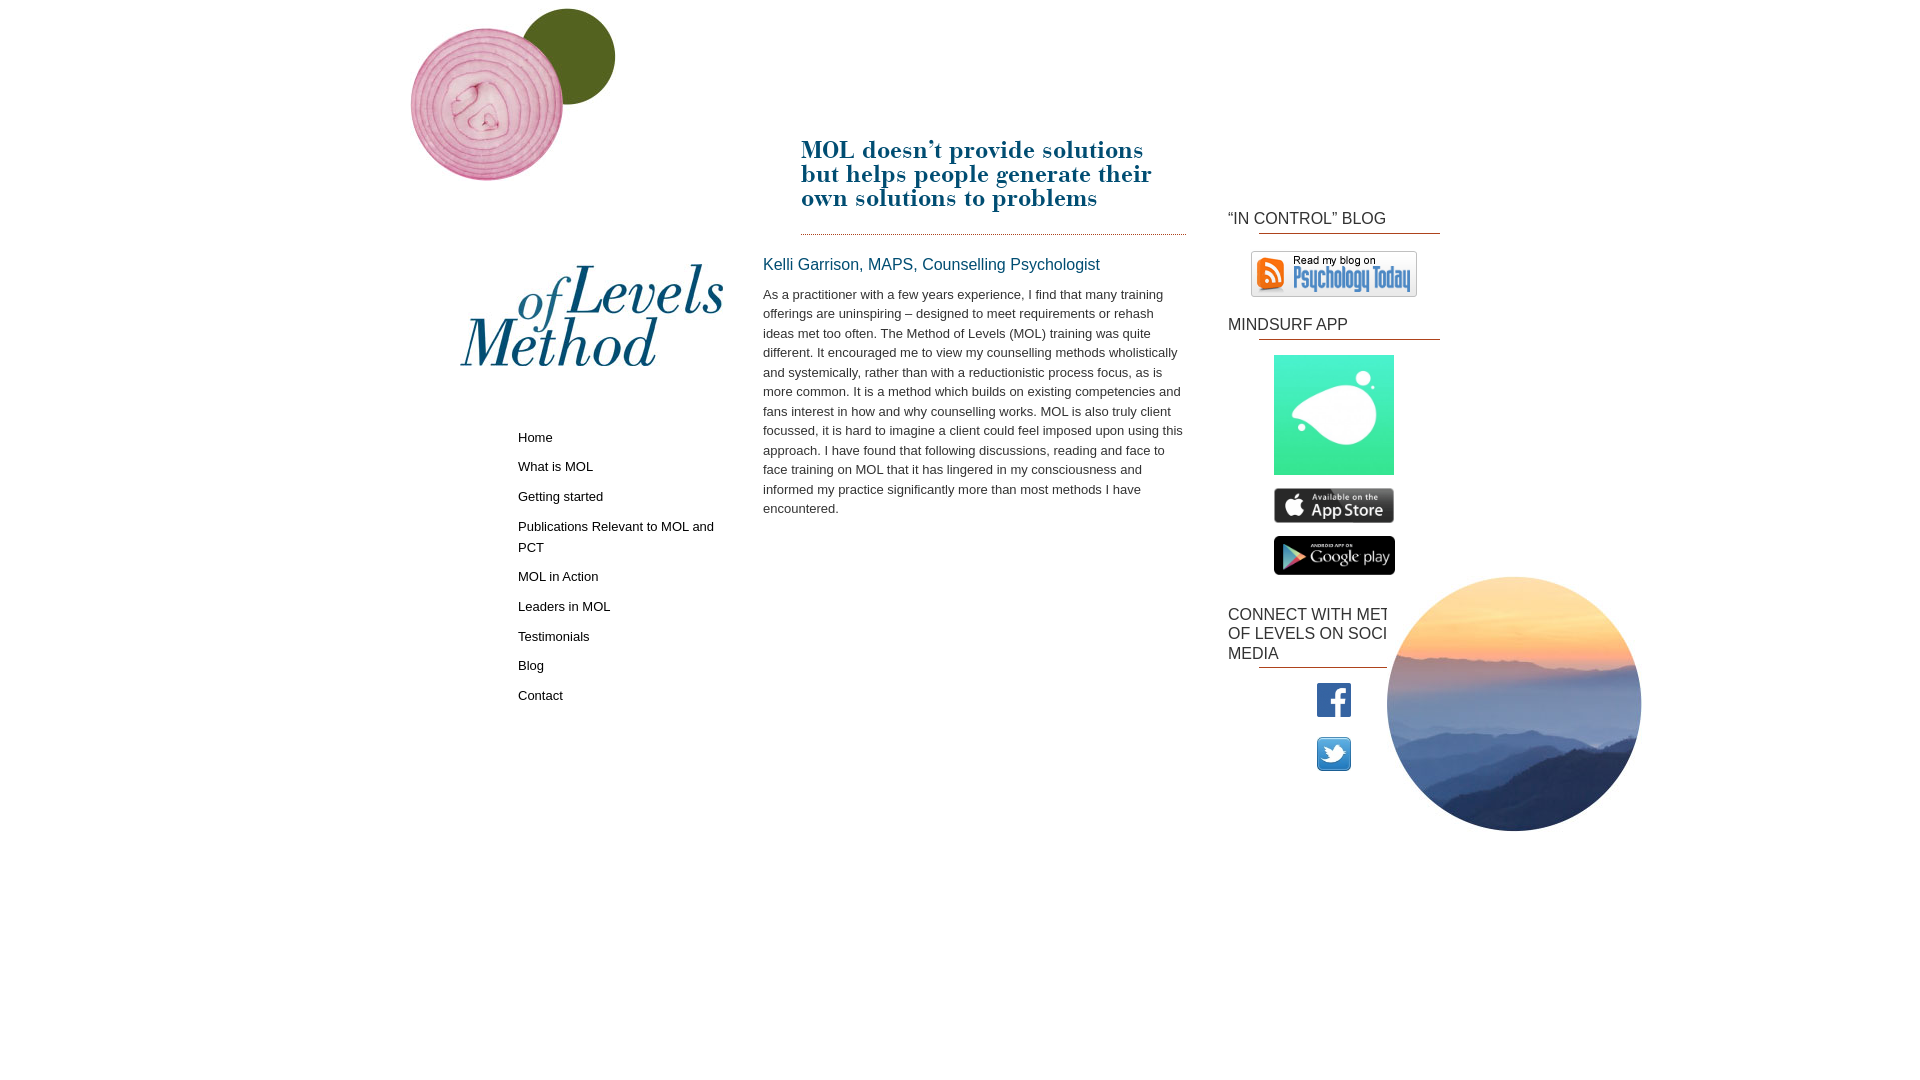  I want to click on 'Publications Relevant to MOL and PCT', so click(619, 534).